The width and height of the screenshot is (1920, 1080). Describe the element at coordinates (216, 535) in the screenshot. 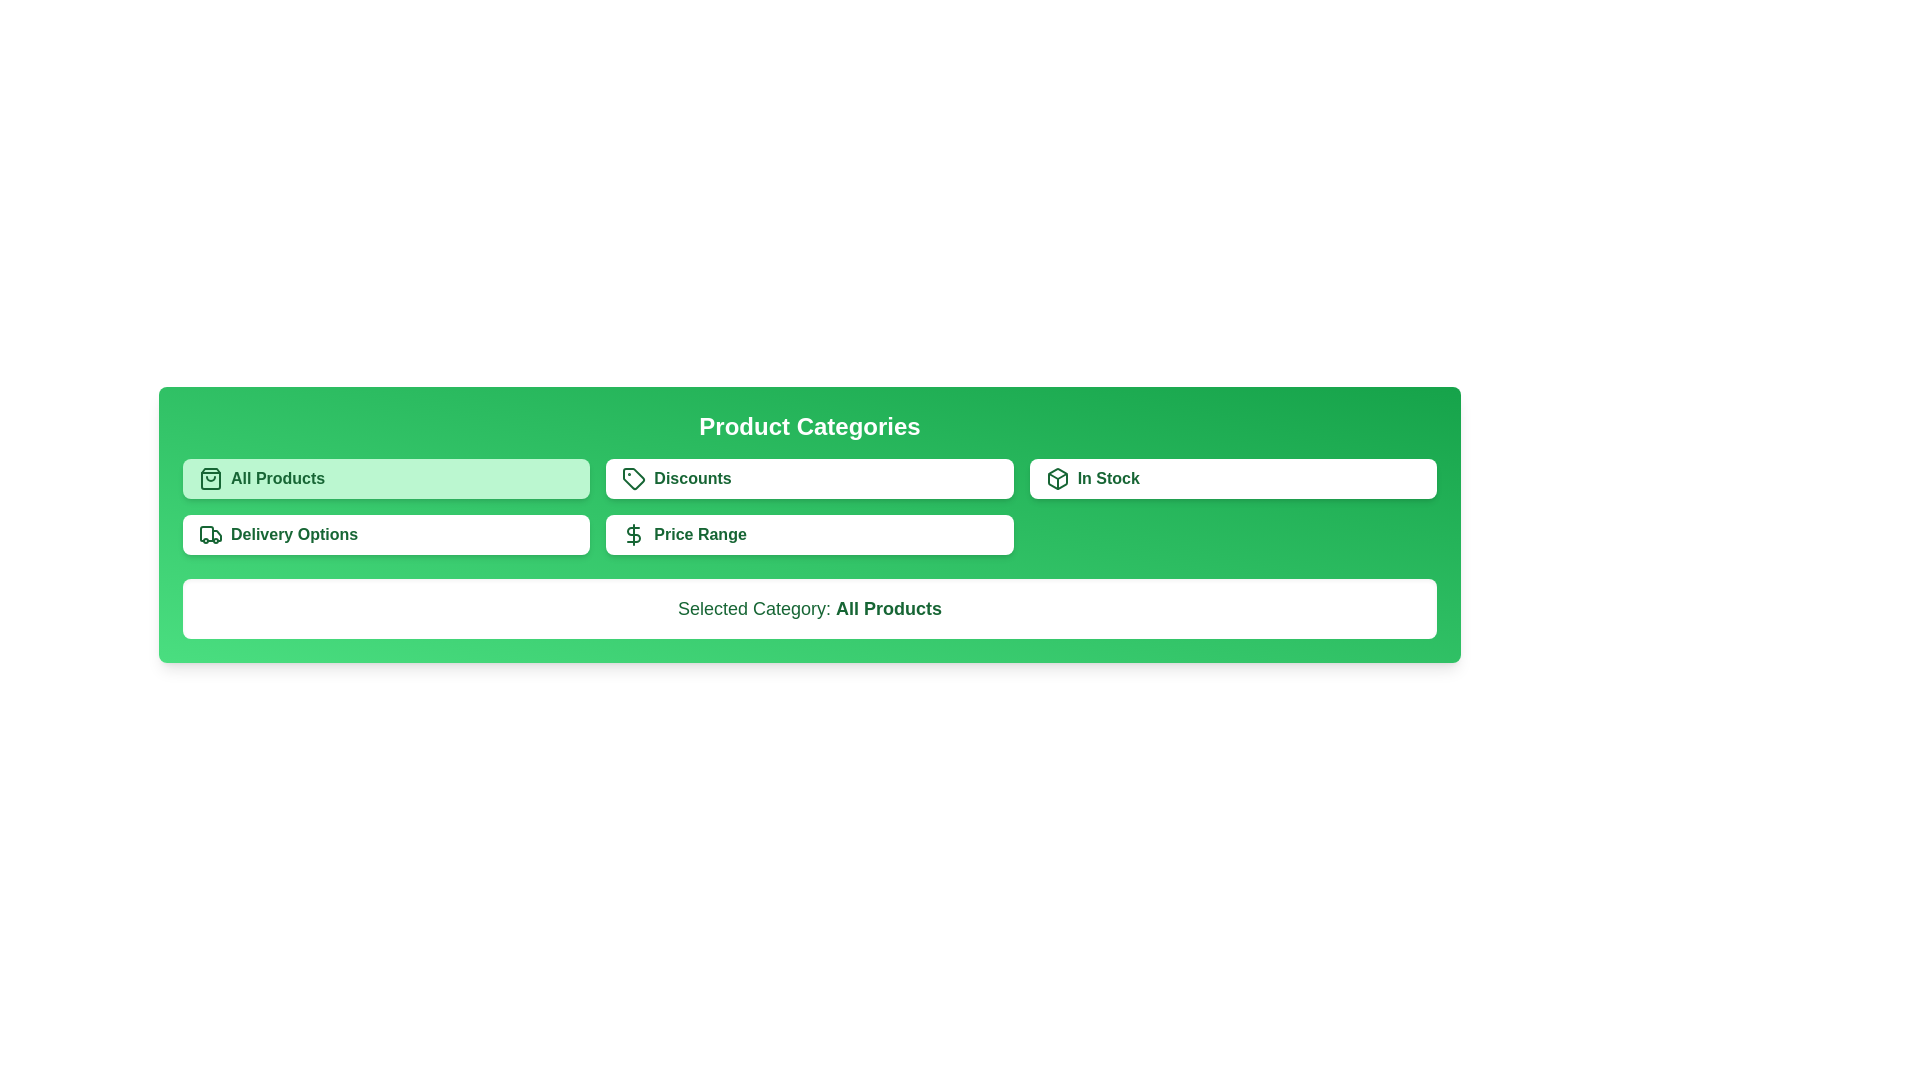

I see `the truck icon in the 'Delivery Options' section of the product categories card, which is located in the second row, leftmost column of the card` at that location.